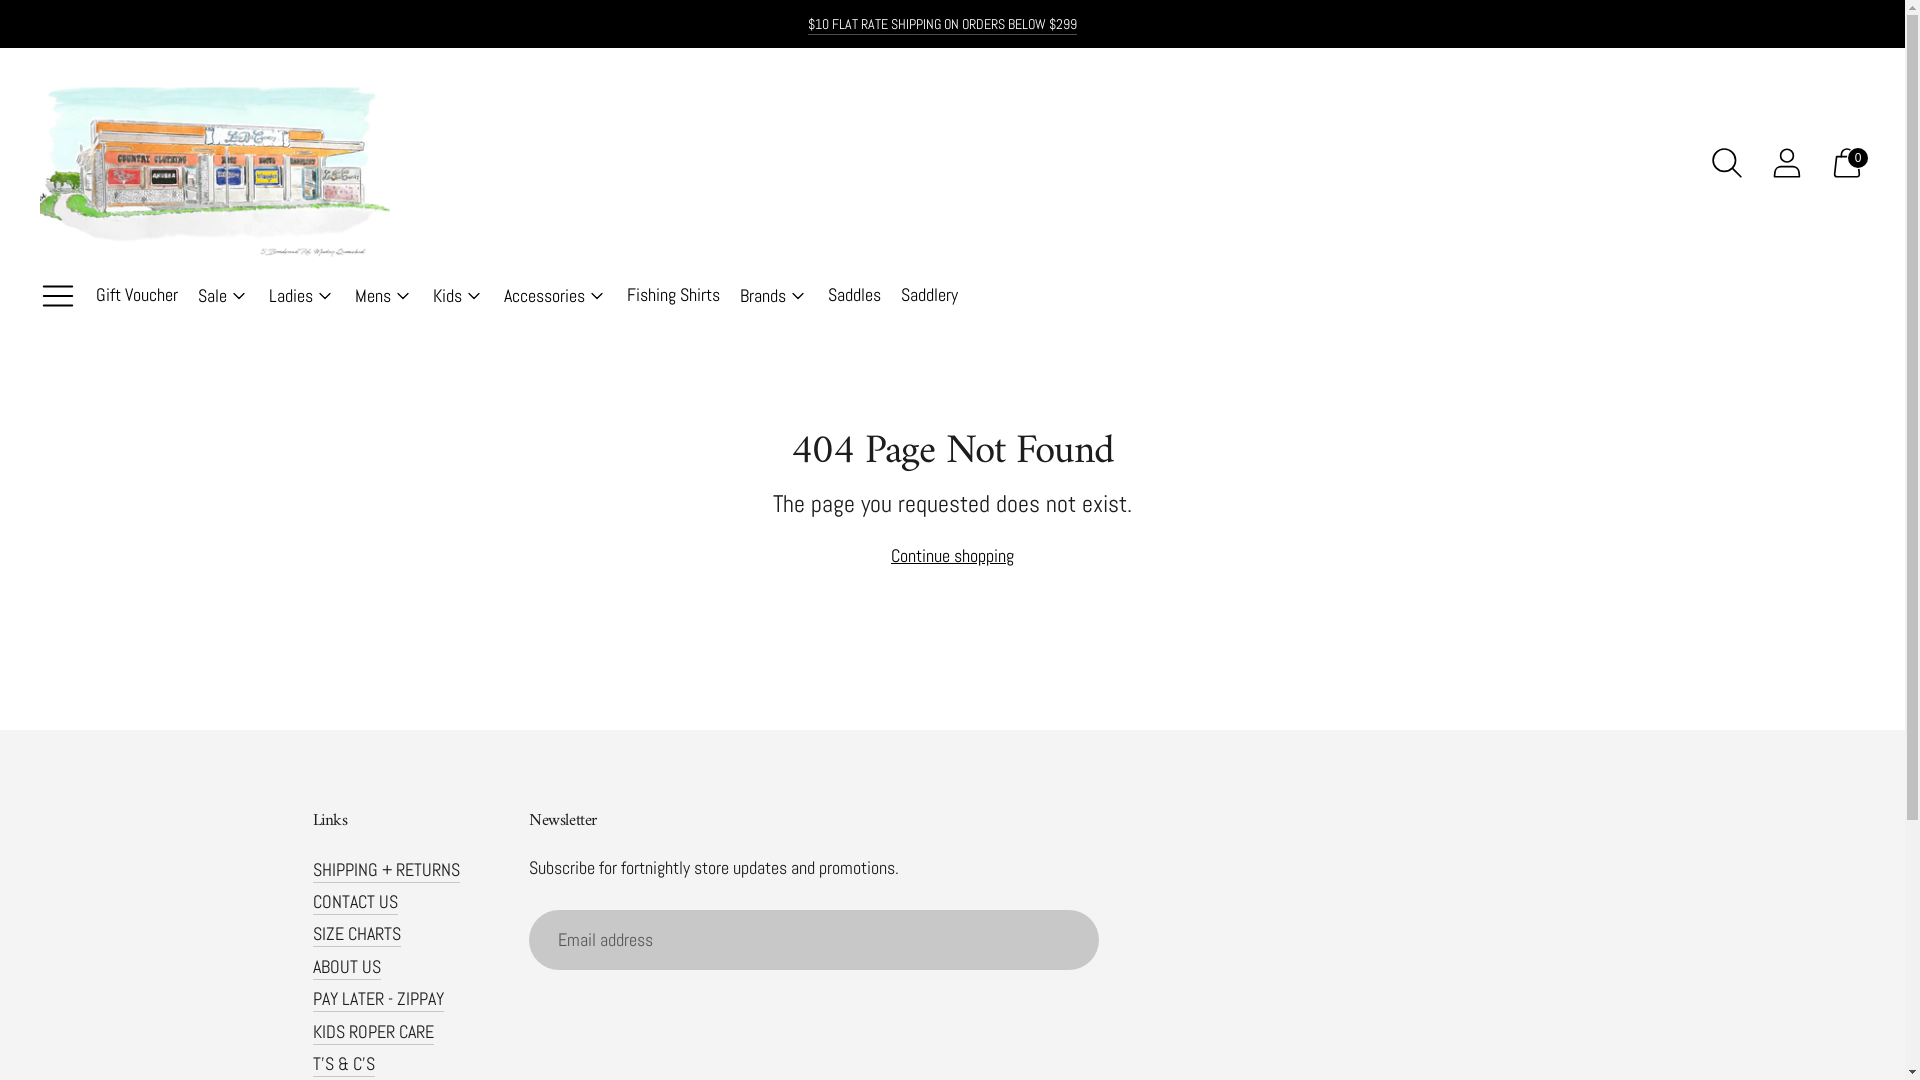  I want to click on 'Sale', so click(197, 296).